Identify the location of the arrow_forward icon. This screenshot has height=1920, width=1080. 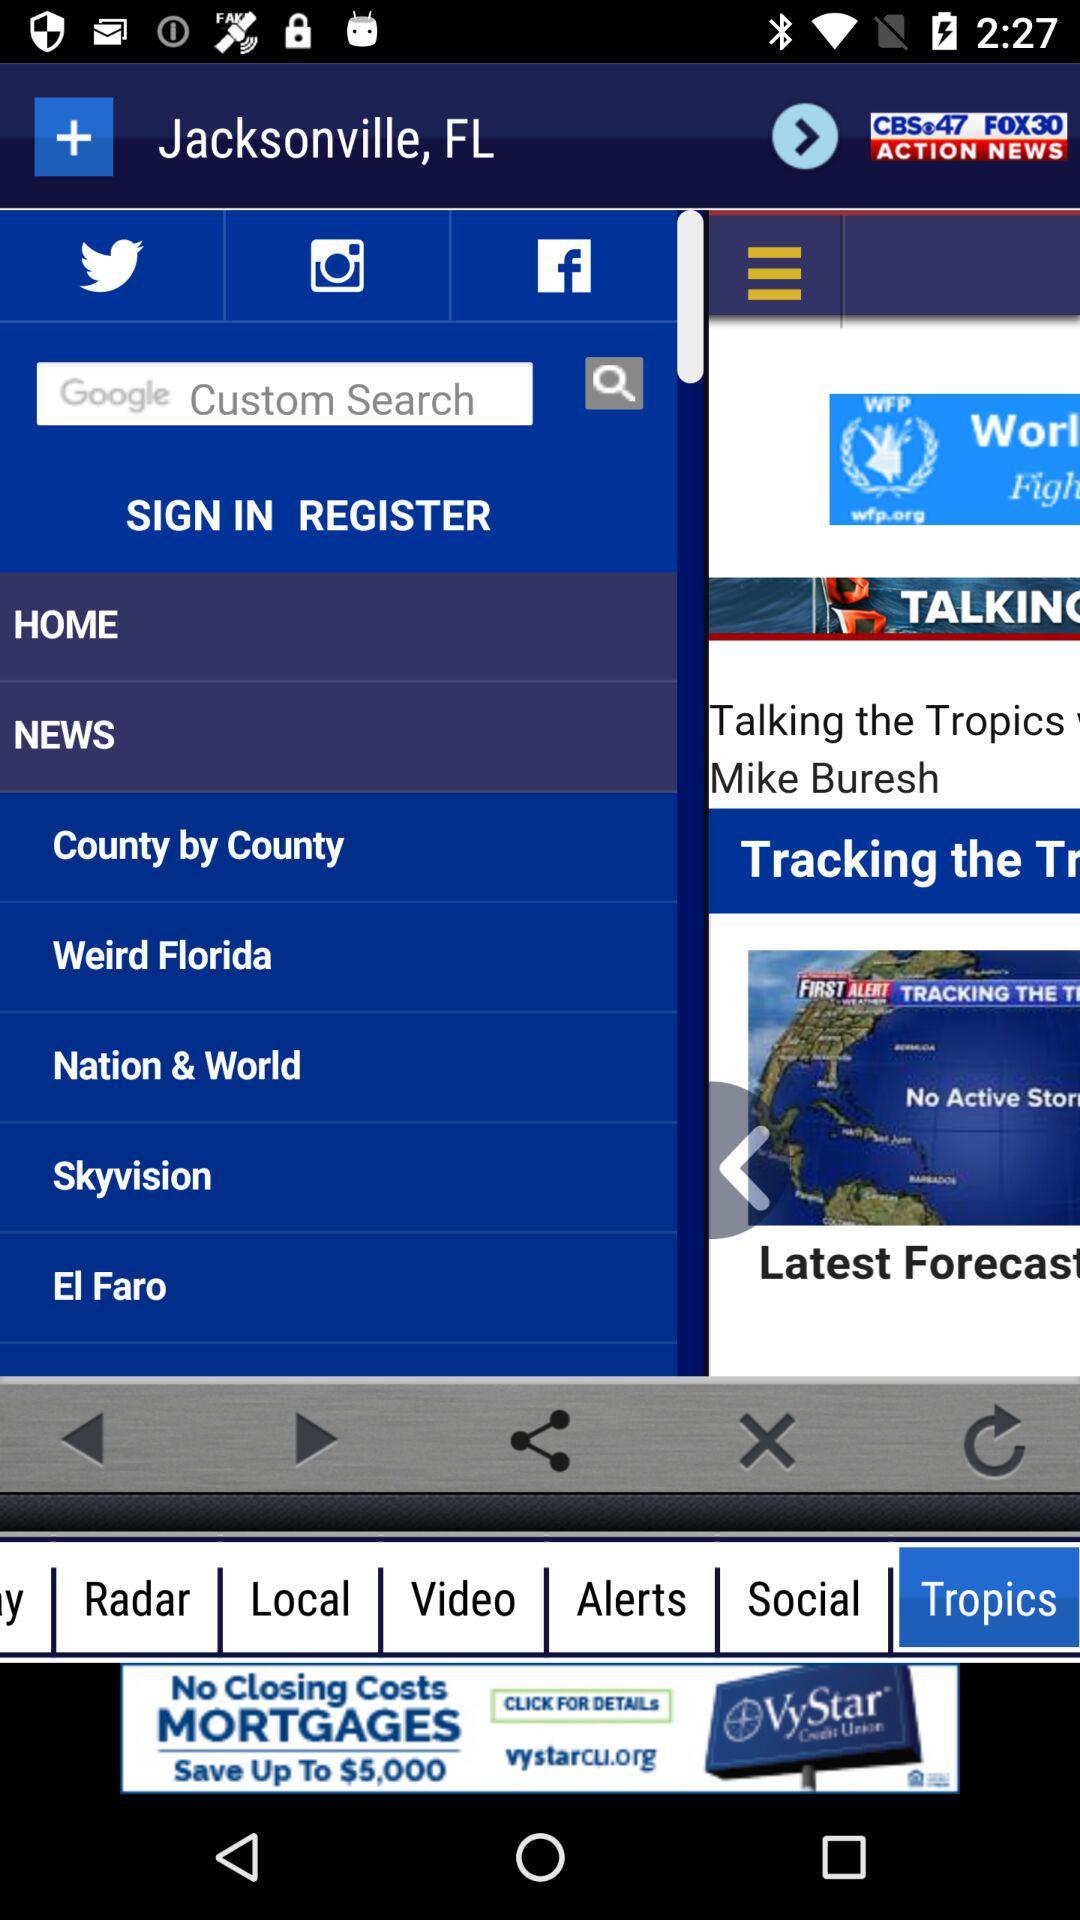
(804, 135).